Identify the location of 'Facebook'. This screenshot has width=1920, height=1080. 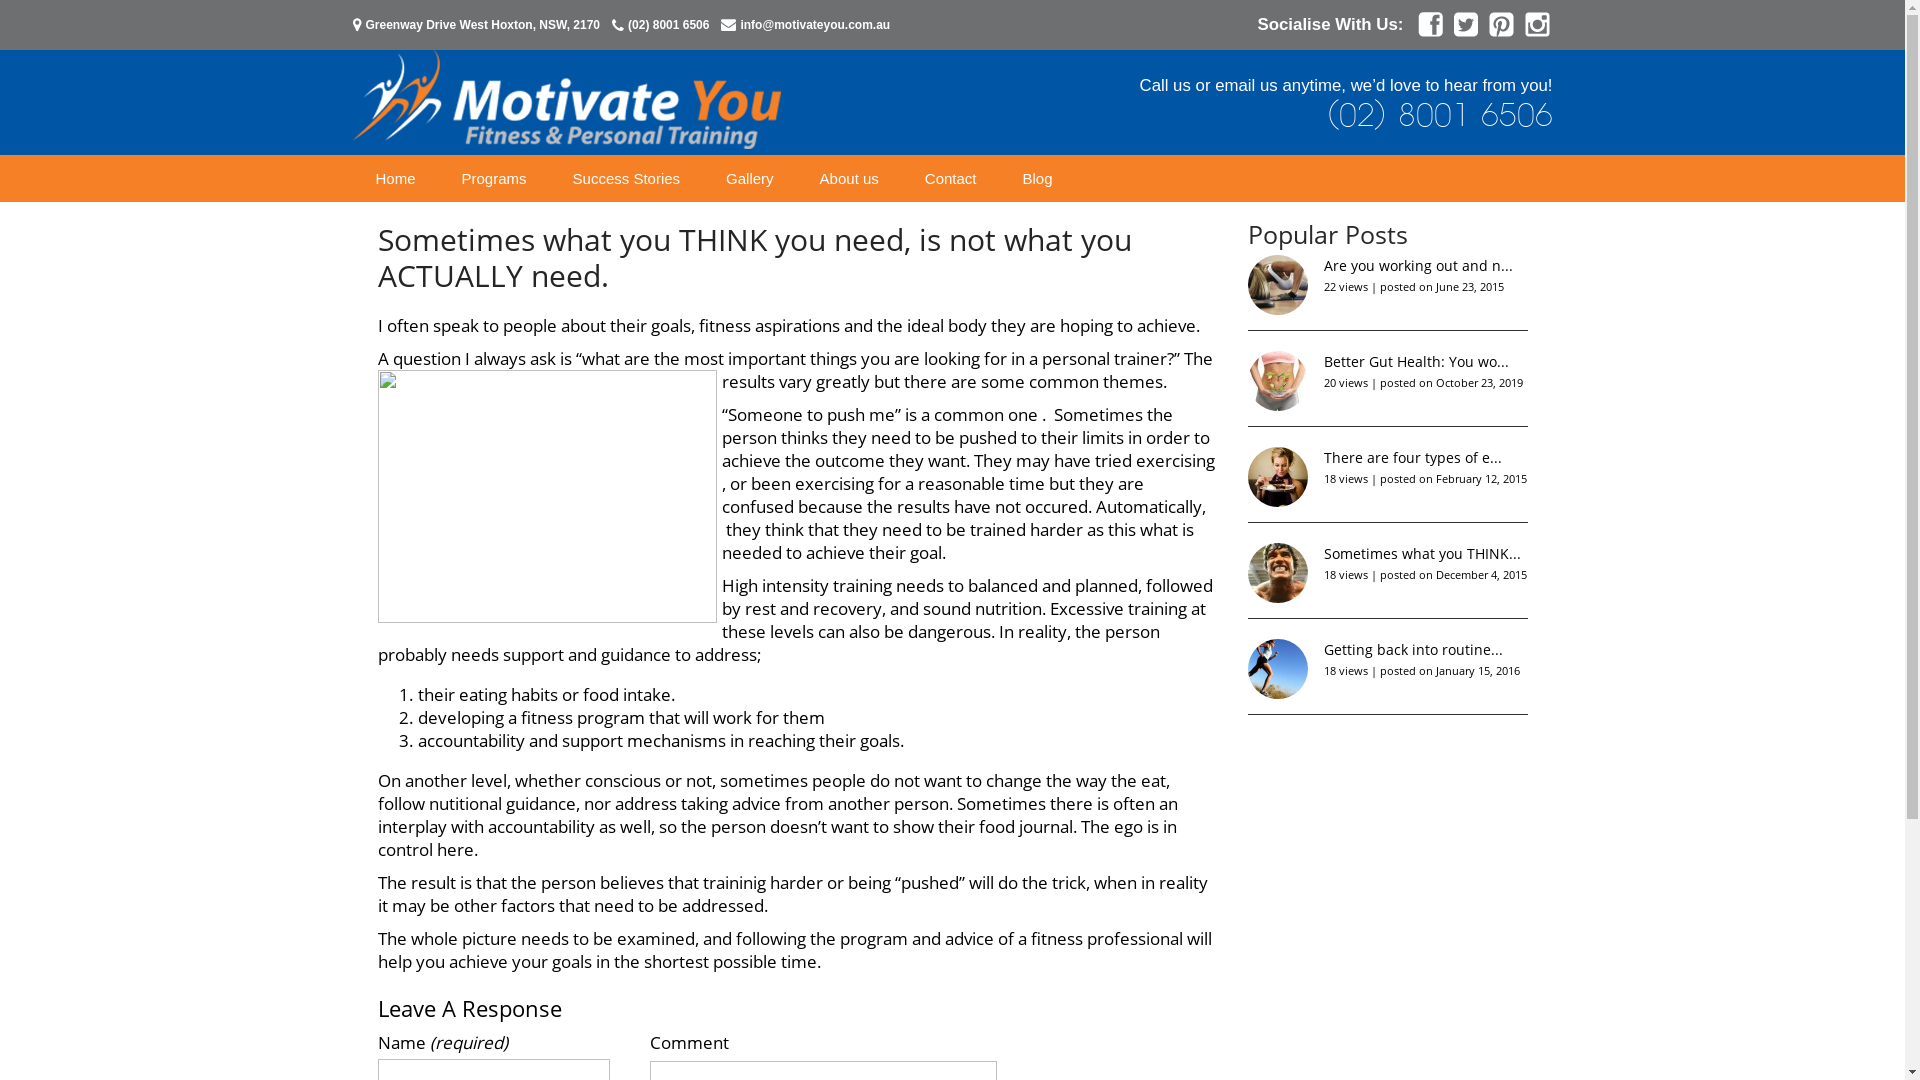
(1429, 31).